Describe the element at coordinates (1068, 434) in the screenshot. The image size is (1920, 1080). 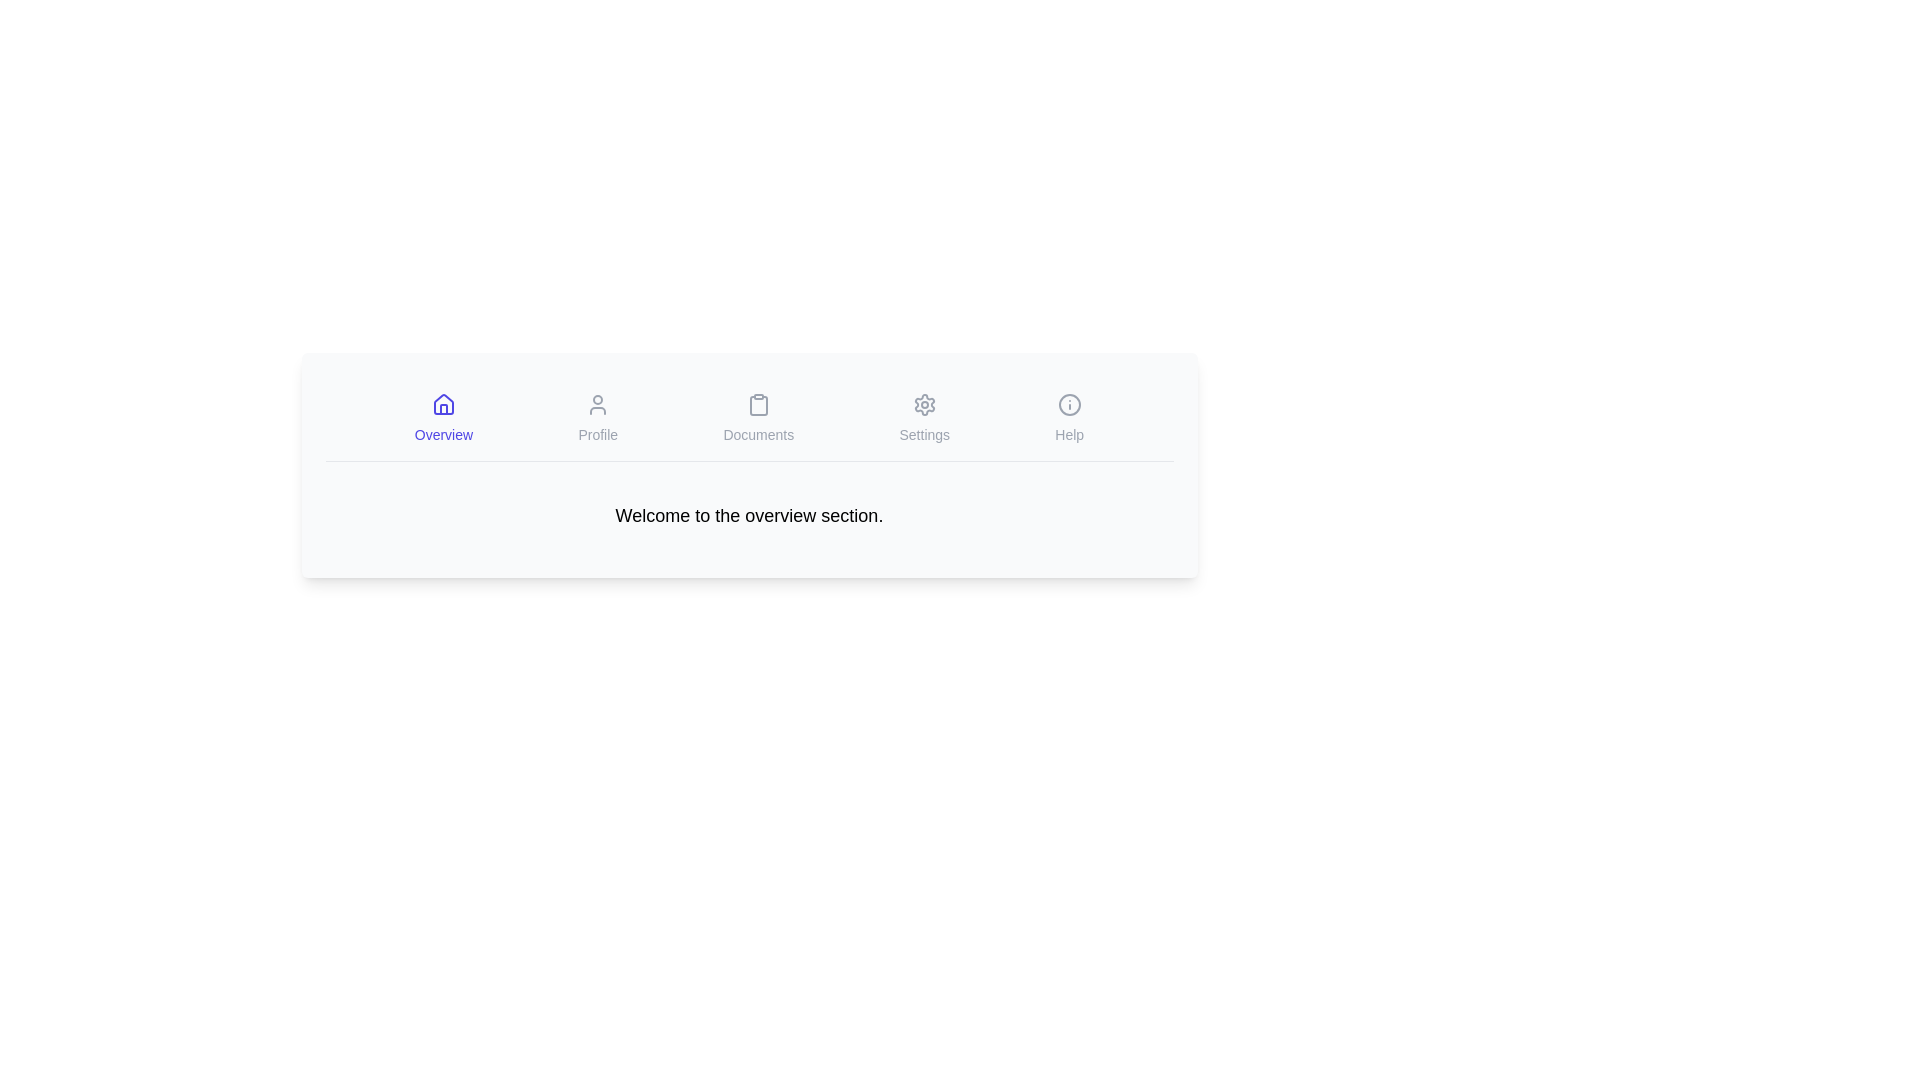
I see `the Text label located at the bottom-right of the page, which describes the functionality of the associated 'info' icon above it` at that location.